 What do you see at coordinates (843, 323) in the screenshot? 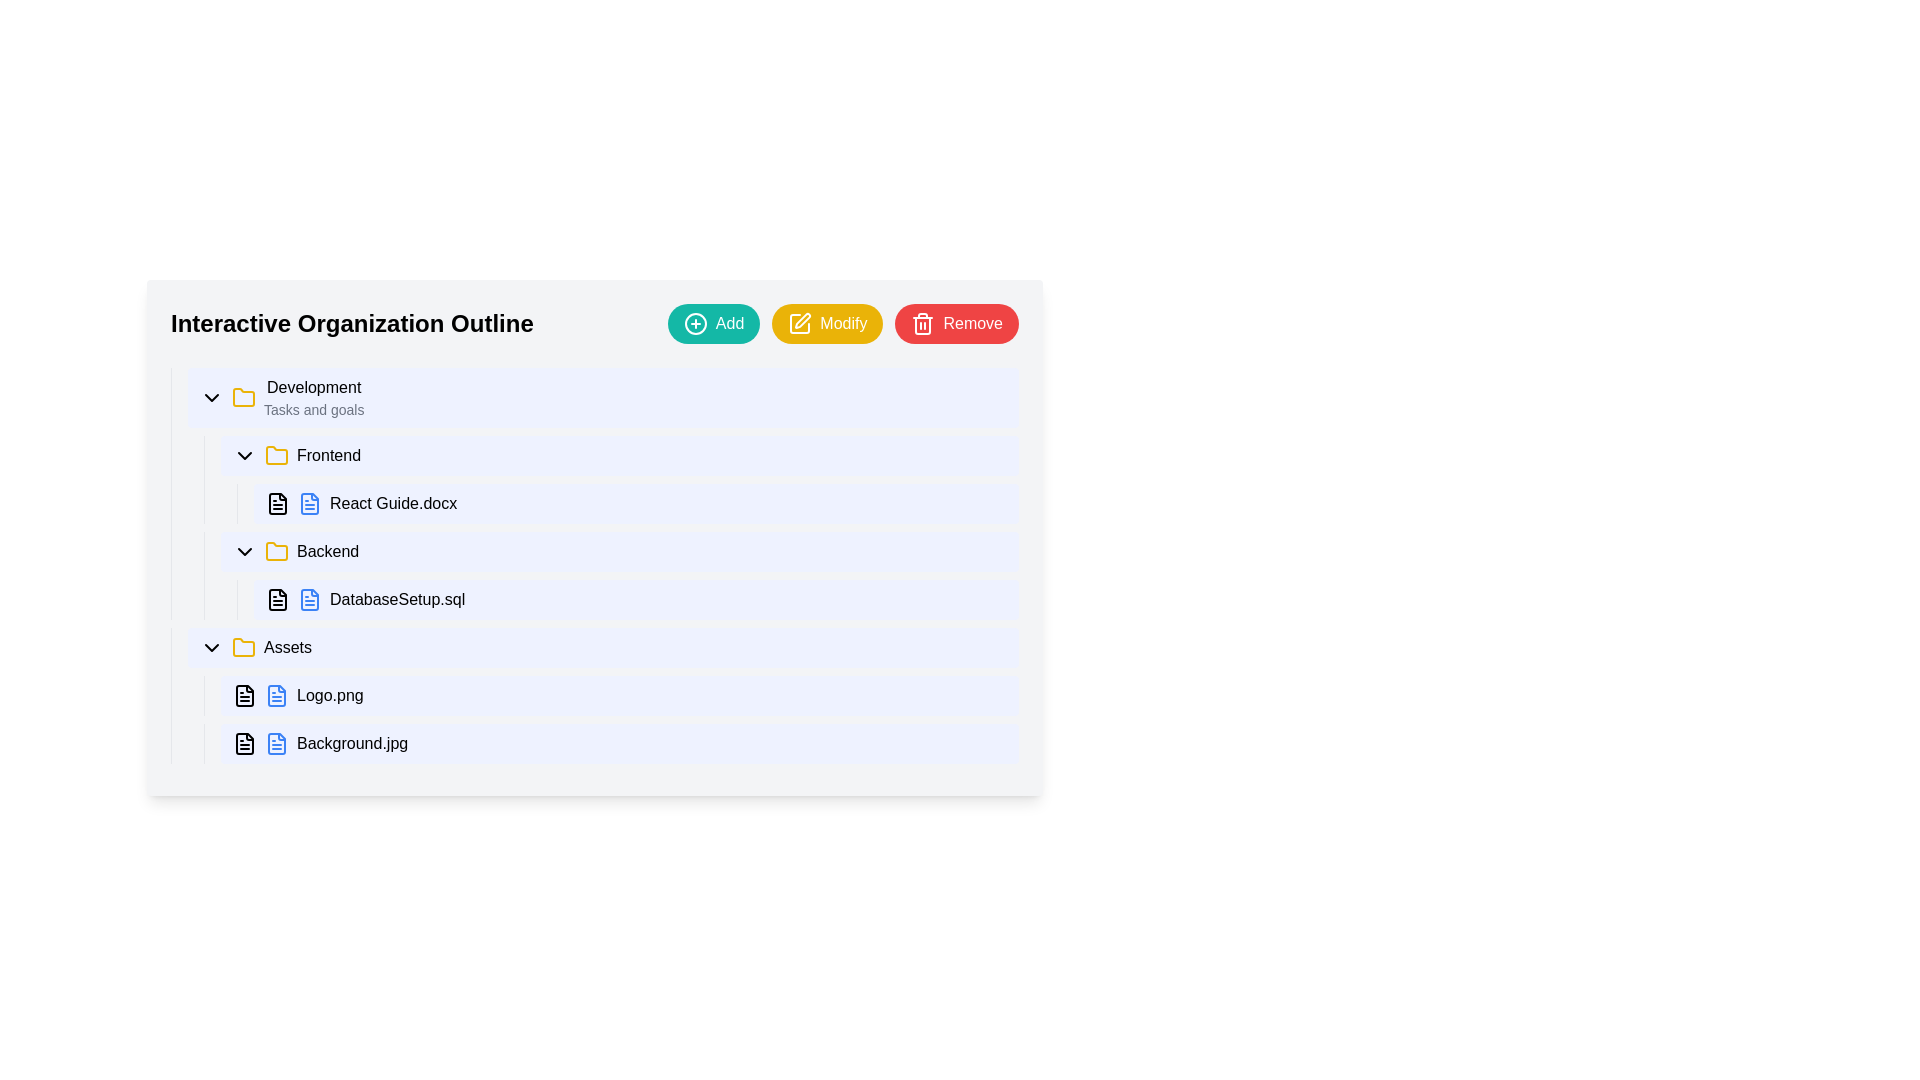
I see `the 'Modify' button with a yellow background and a pen icon` at bounding box center [843, 323].